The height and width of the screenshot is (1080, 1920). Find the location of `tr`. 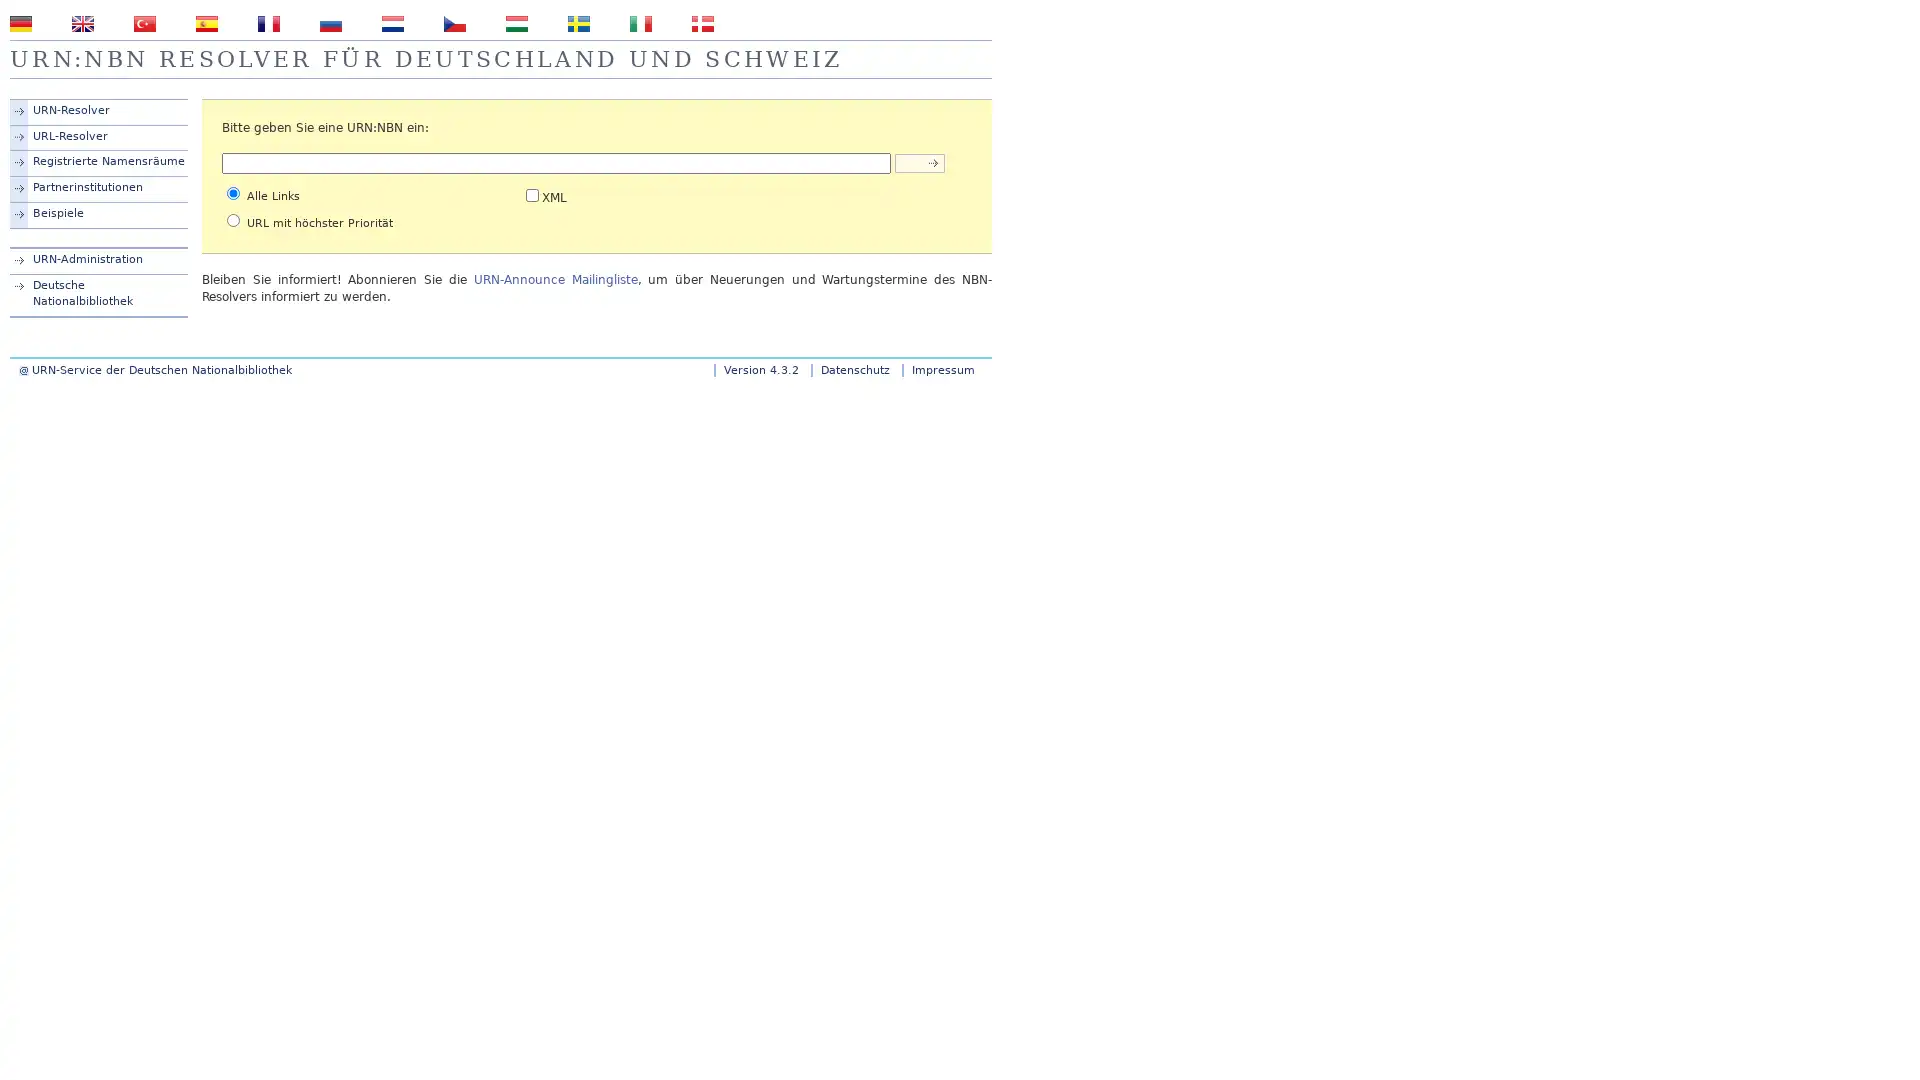

tr is located at coordinates (143, 23).